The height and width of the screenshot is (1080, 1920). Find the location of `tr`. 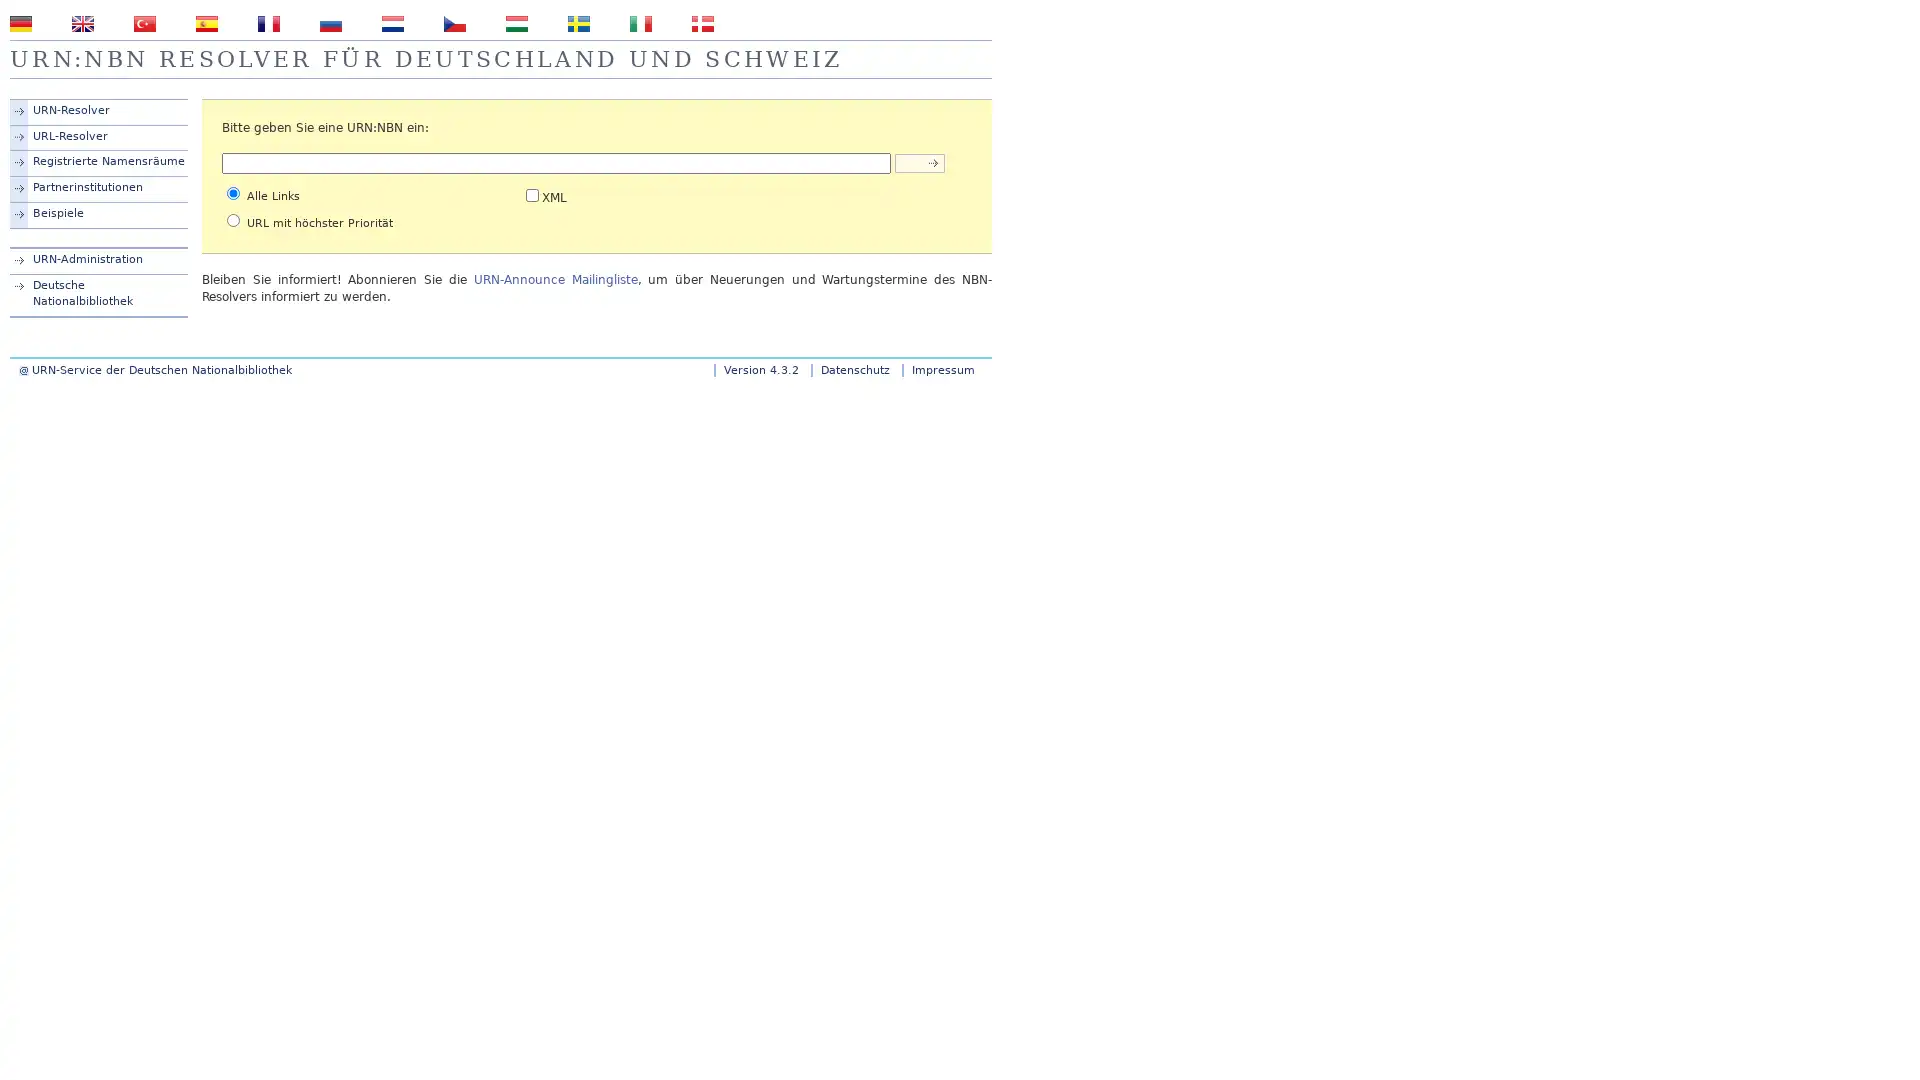

tr is located at coordinates (143, 23).